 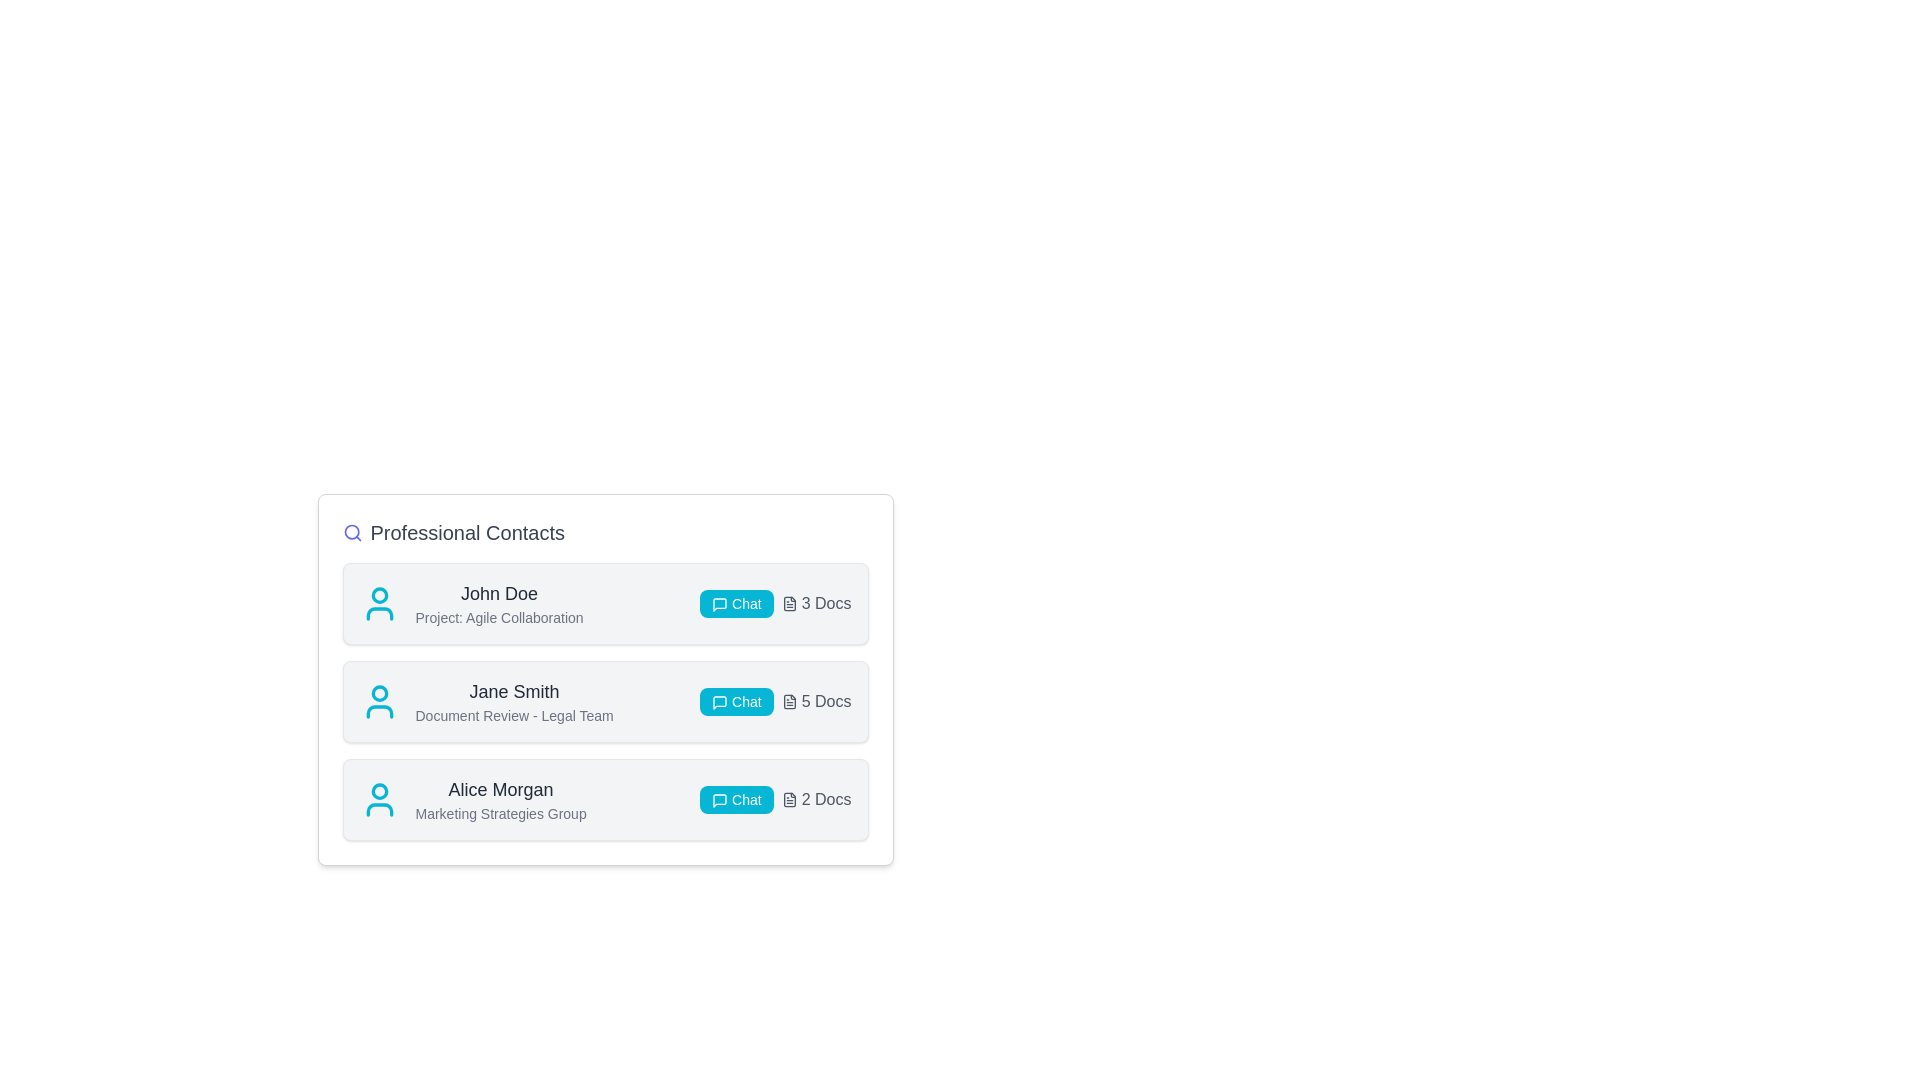 What do you see at coordinates (735, 603) in the screenshot?
I see `the 'Chat' button for the contact John Doe` at bounding box center [735, 603].